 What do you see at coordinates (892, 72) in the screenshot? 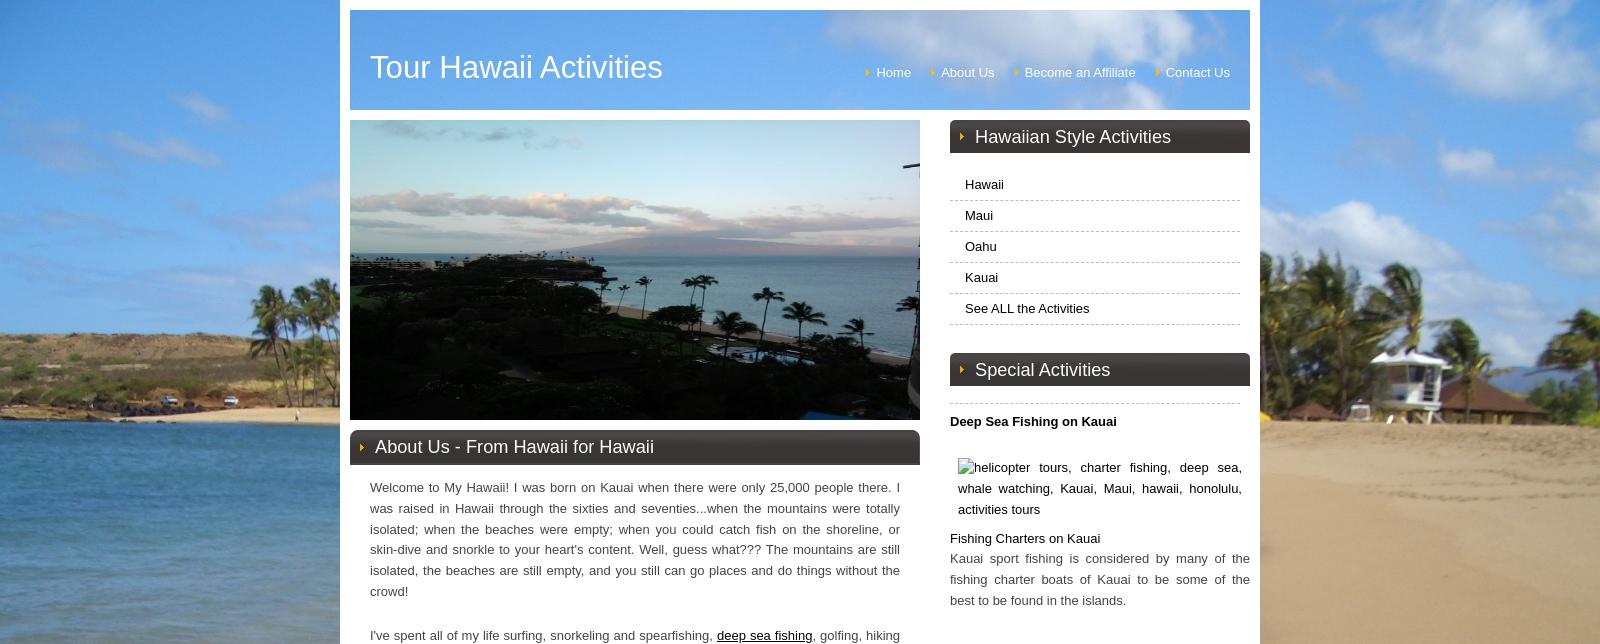
I see `'Home'` at bounding box center [892, 72].